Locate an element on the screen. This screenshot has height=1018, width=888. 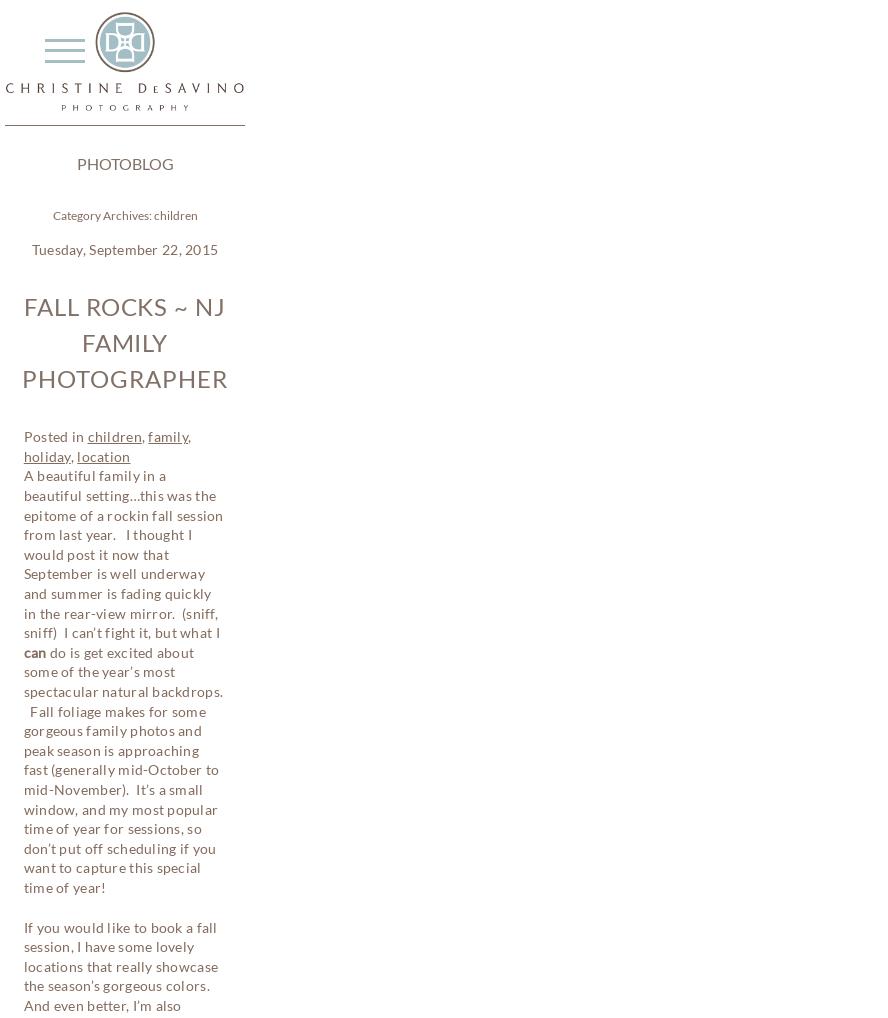
'family' is located at coordinates (167, 435).